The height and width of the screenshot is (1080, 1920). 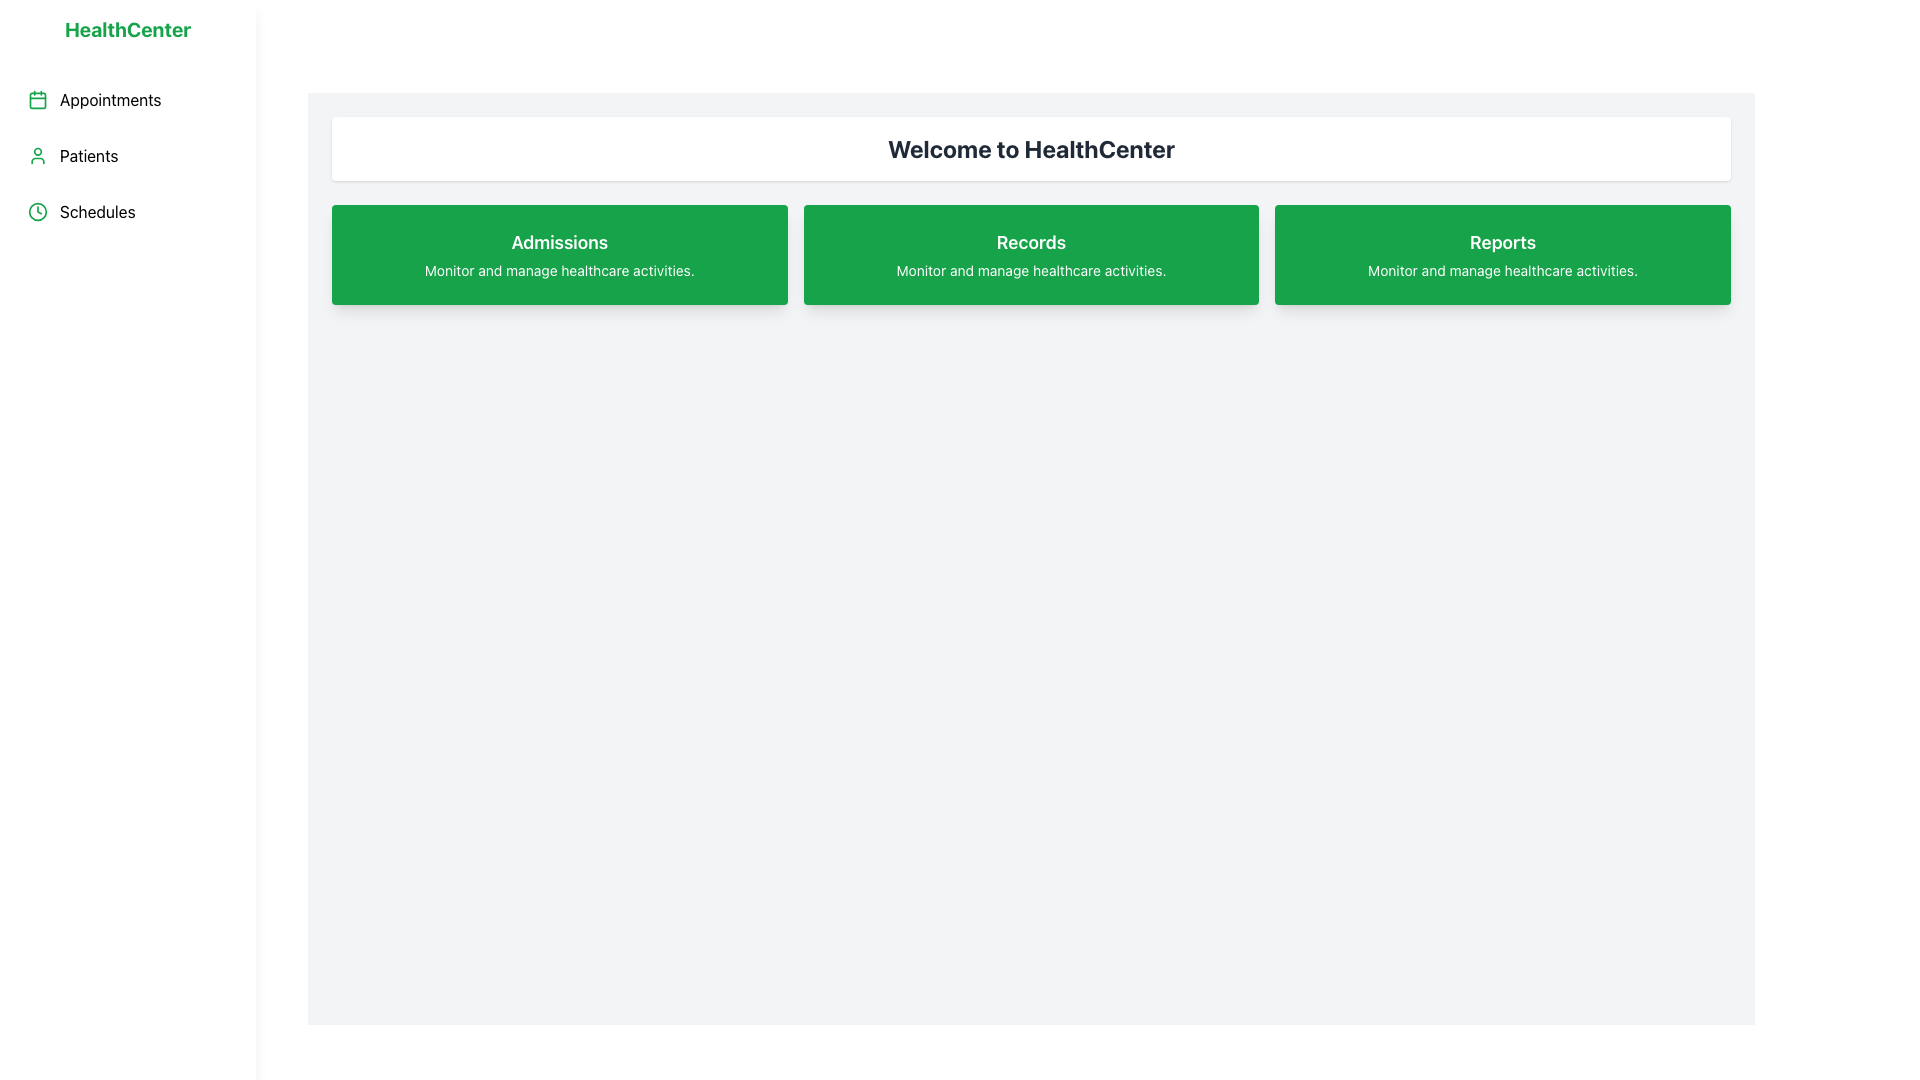 What do you see at coordinates (38, 212) in the screenshot?
I see `the green circular base of the clock icon` at bounding box center [38, 212].